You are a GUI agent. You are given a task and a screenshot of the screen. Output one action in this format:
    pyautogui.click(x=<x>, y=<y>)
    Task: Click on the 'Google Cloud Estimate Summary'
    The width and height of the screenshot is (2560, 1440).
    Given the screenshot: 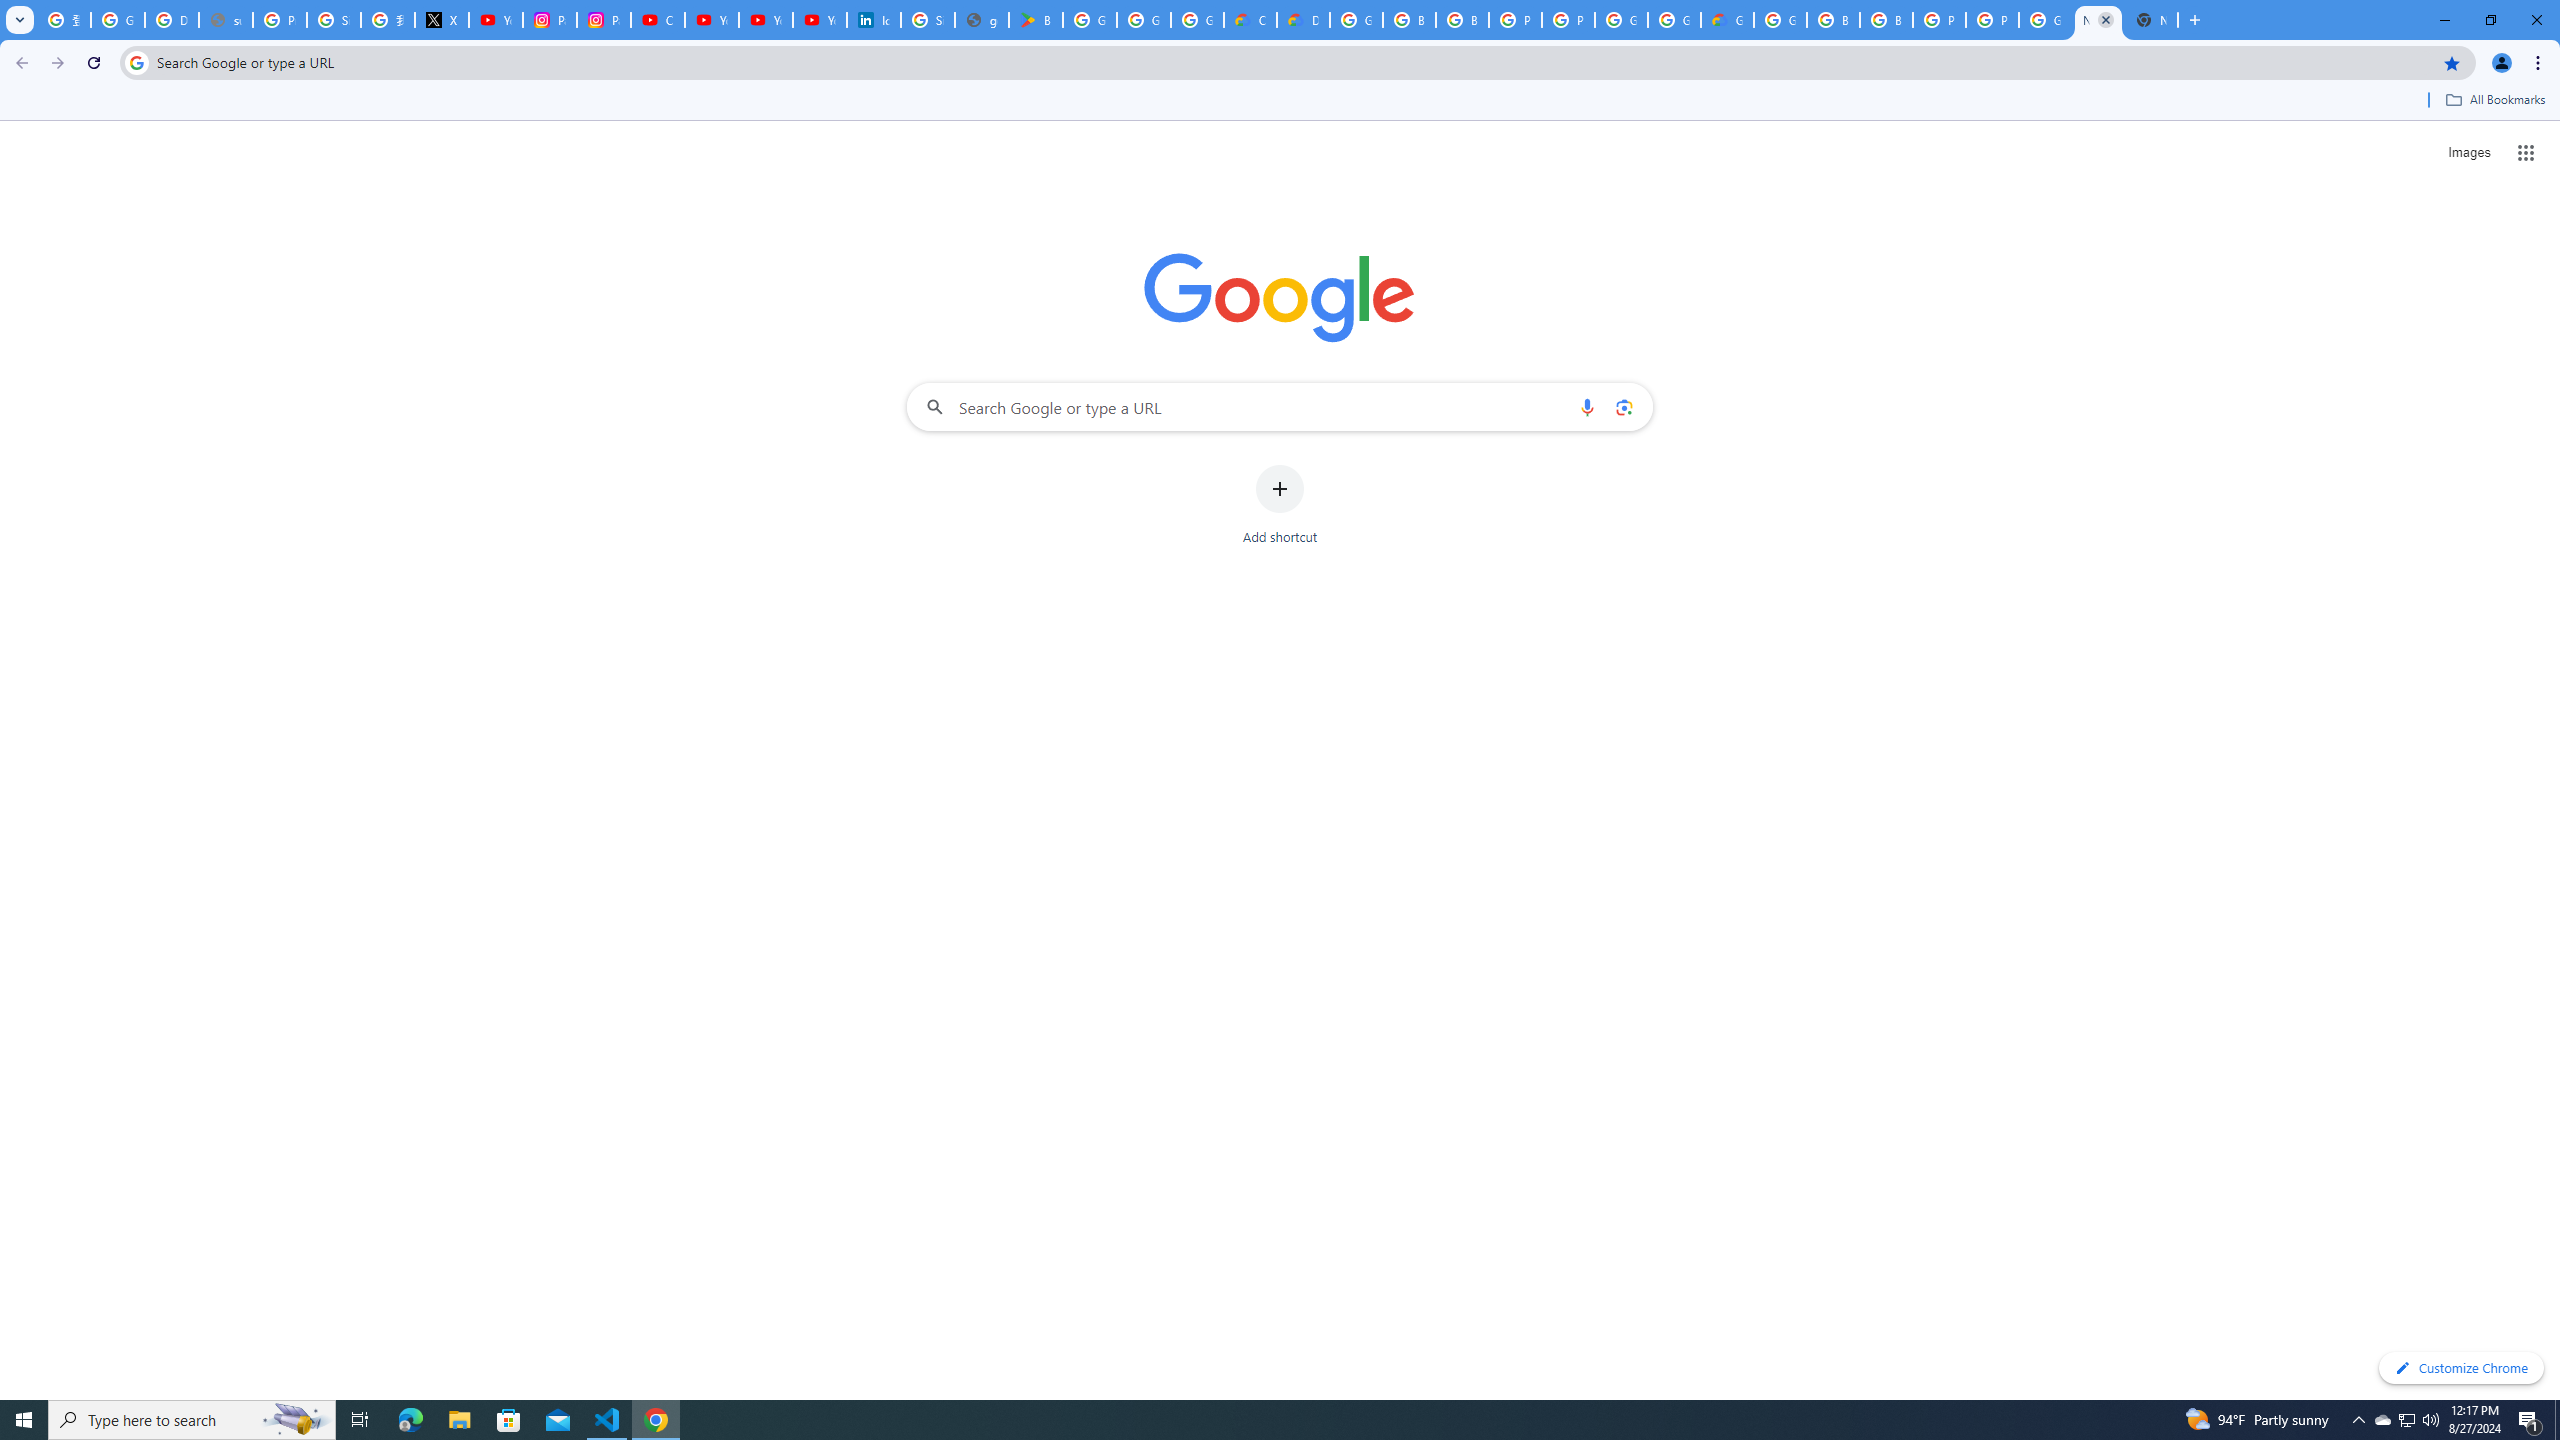 What is the action you would take?
    pyautogui.click(x=1728, y=19)
    